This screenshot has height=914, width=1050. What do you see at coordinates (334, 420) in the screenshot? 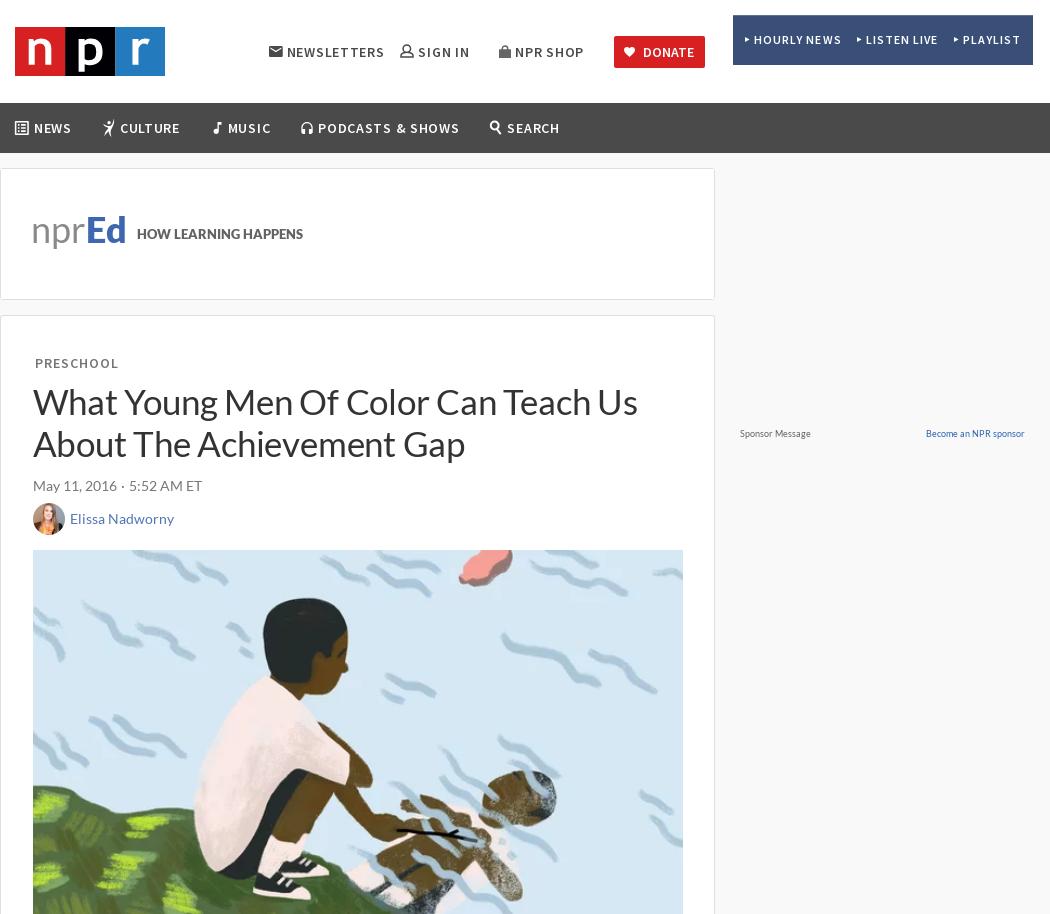
I see `'What Young Men Of Color Can Teach Us About The Achievement Gap'` at bounding box center [334, 420].